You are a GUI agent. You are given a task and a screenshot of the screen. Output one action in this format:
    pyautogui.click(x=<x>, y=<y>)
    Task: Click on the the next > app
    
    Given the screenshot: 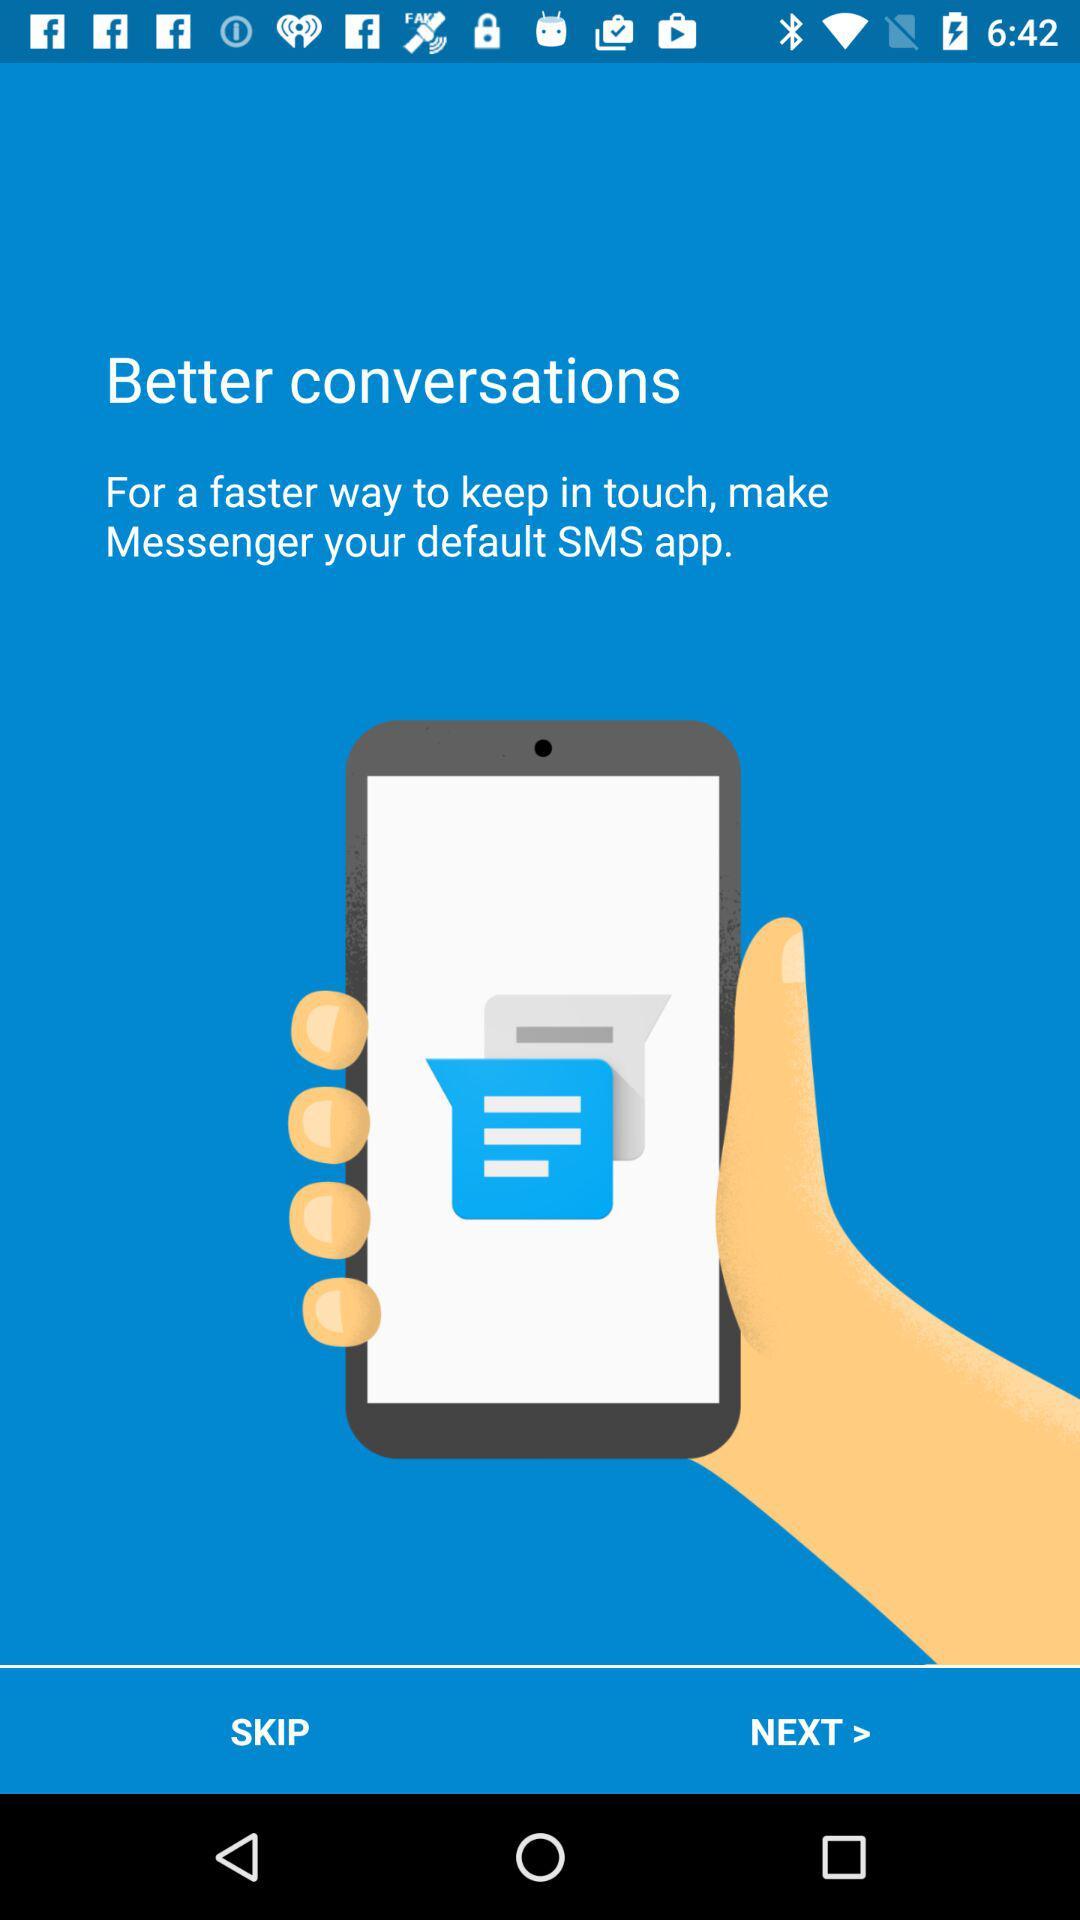 What is the action you would take?
    pyautogui.click(x=810, y=1730)
    